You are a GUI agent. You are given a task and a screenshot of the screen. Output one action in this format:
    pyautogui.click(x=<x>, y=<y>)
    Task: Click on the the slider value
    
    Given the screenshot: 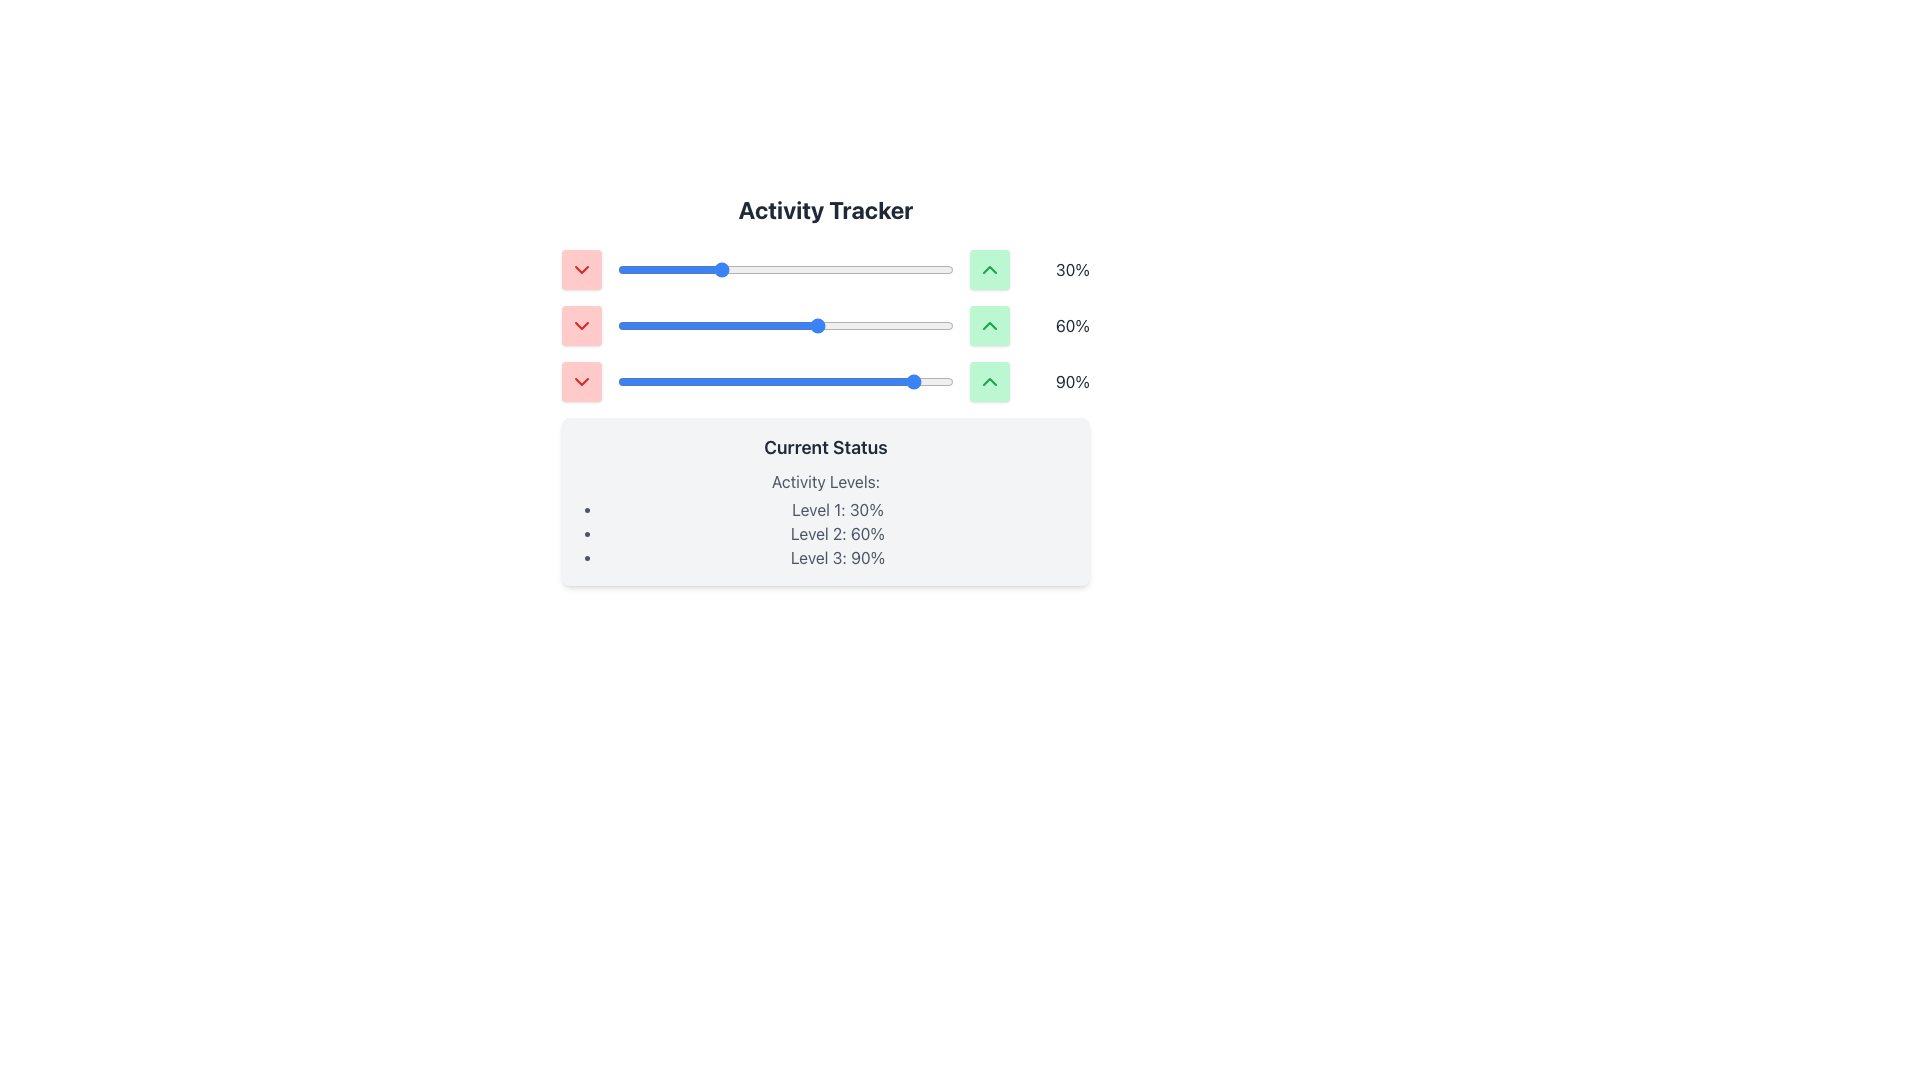 What is the action you would take?
    pyautogui.click(x=859, y=325)
    